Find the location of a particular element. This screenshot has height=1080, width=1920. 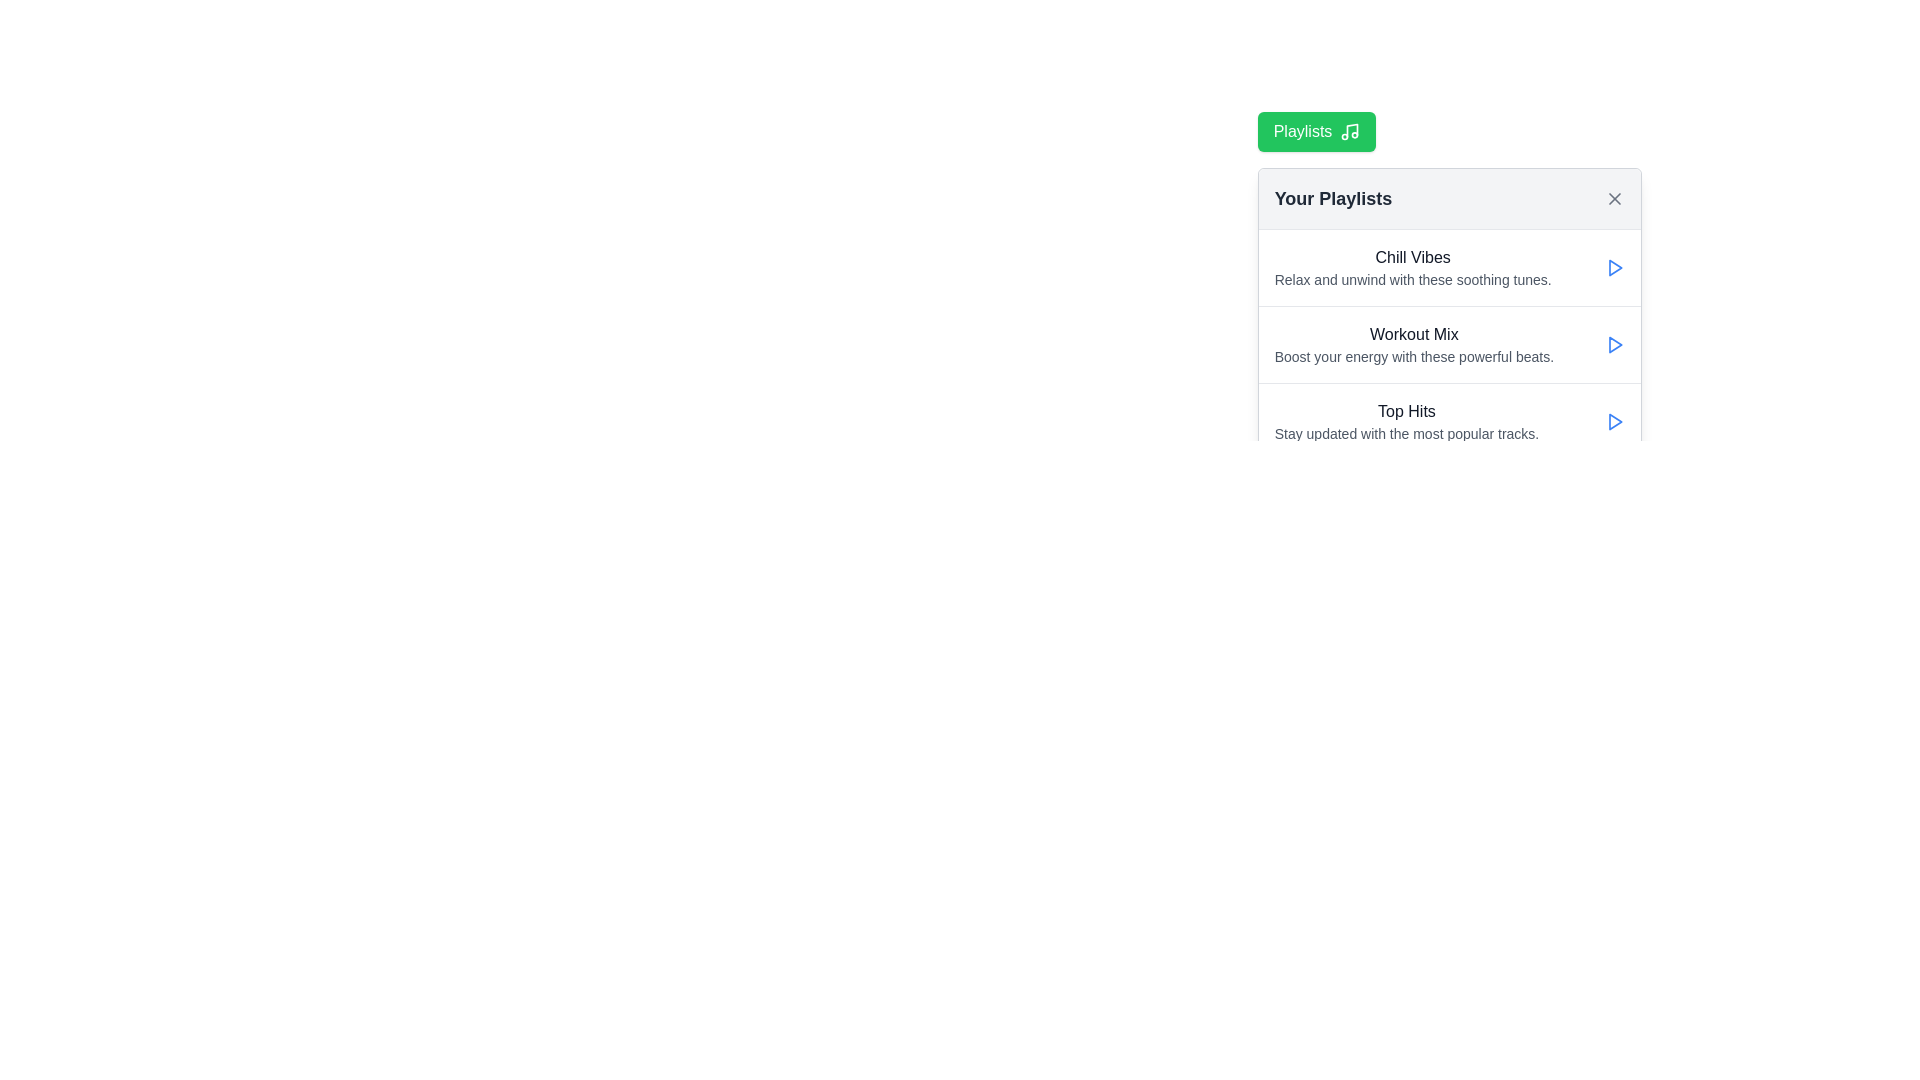

the triangular play icon located to the right of the text 'Workout Mix' in the second item of the playlist is located at coordinates (1614, 343).